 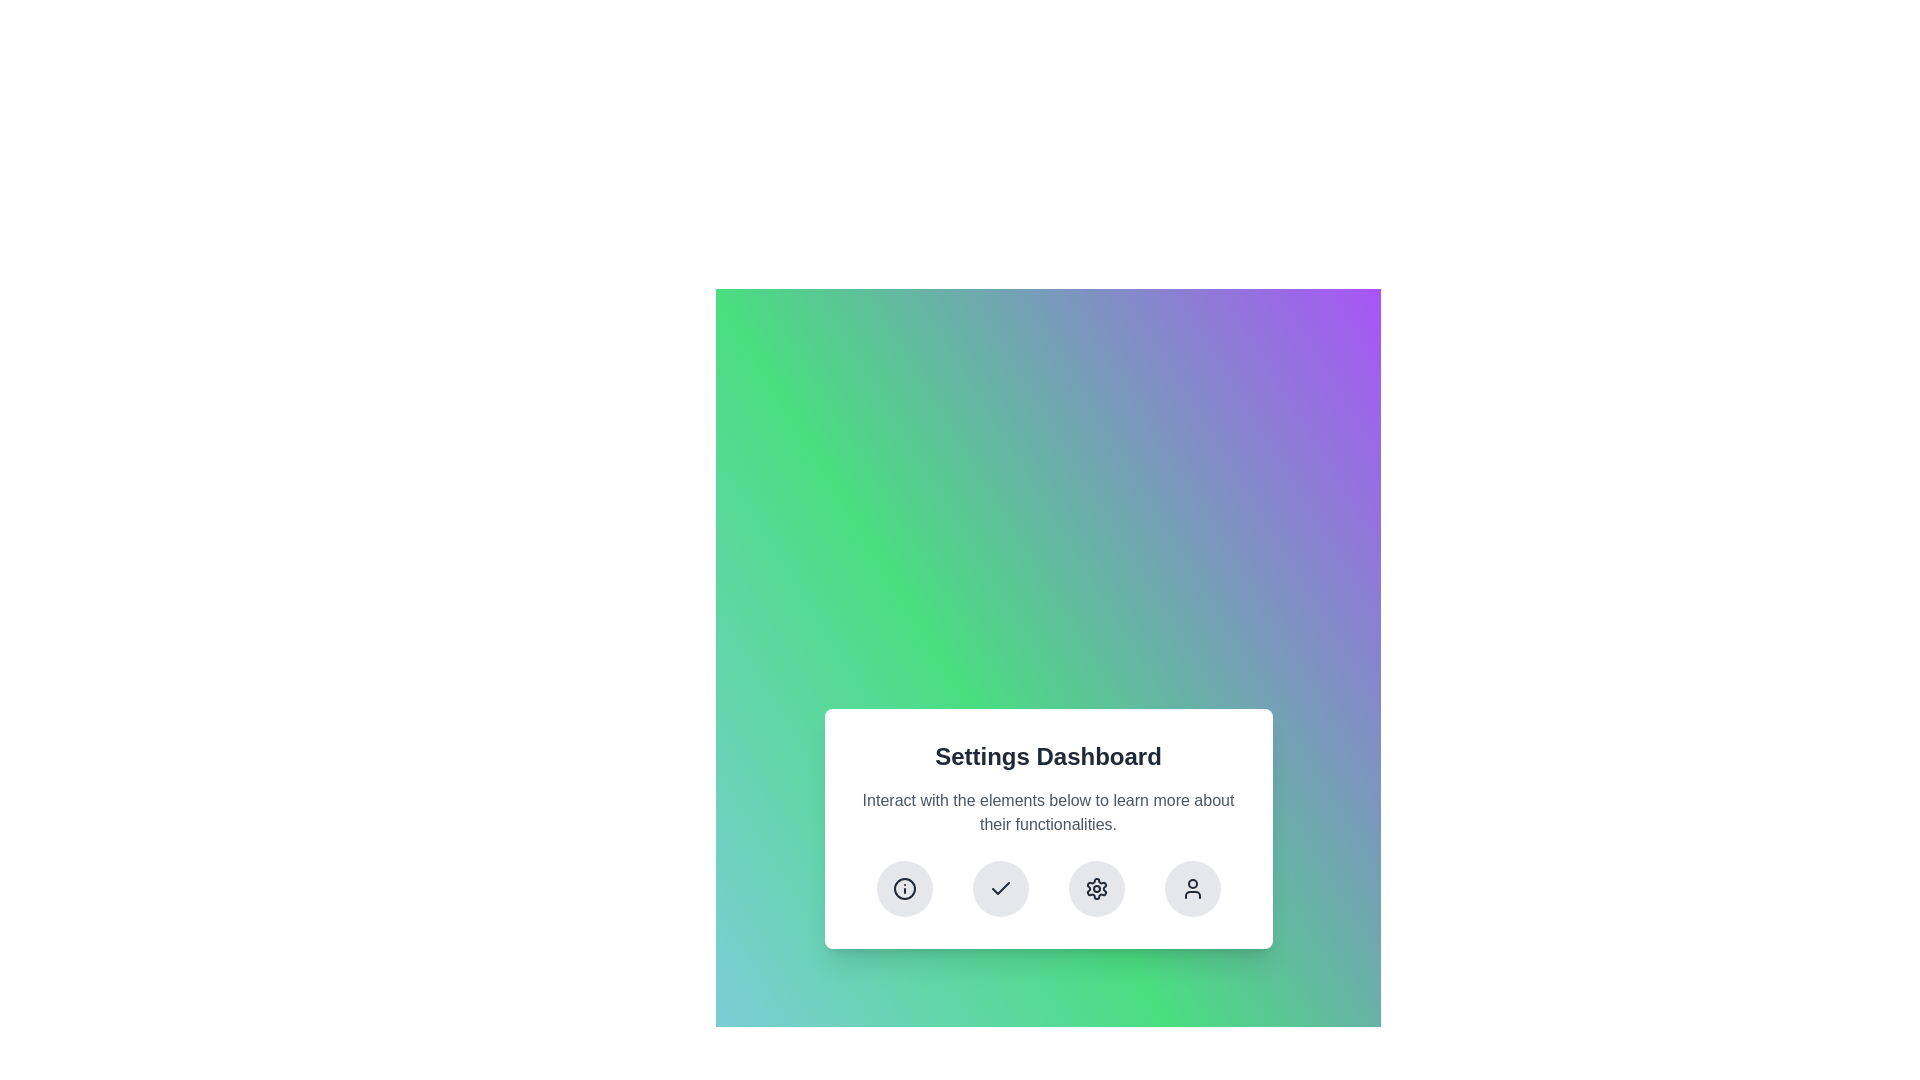 I want to click on the user profile silhouette icon, which is the fourth icon in the horizontal set at the bottom of the 'Settings Dashboard' card, so click(x=1192, y=887).